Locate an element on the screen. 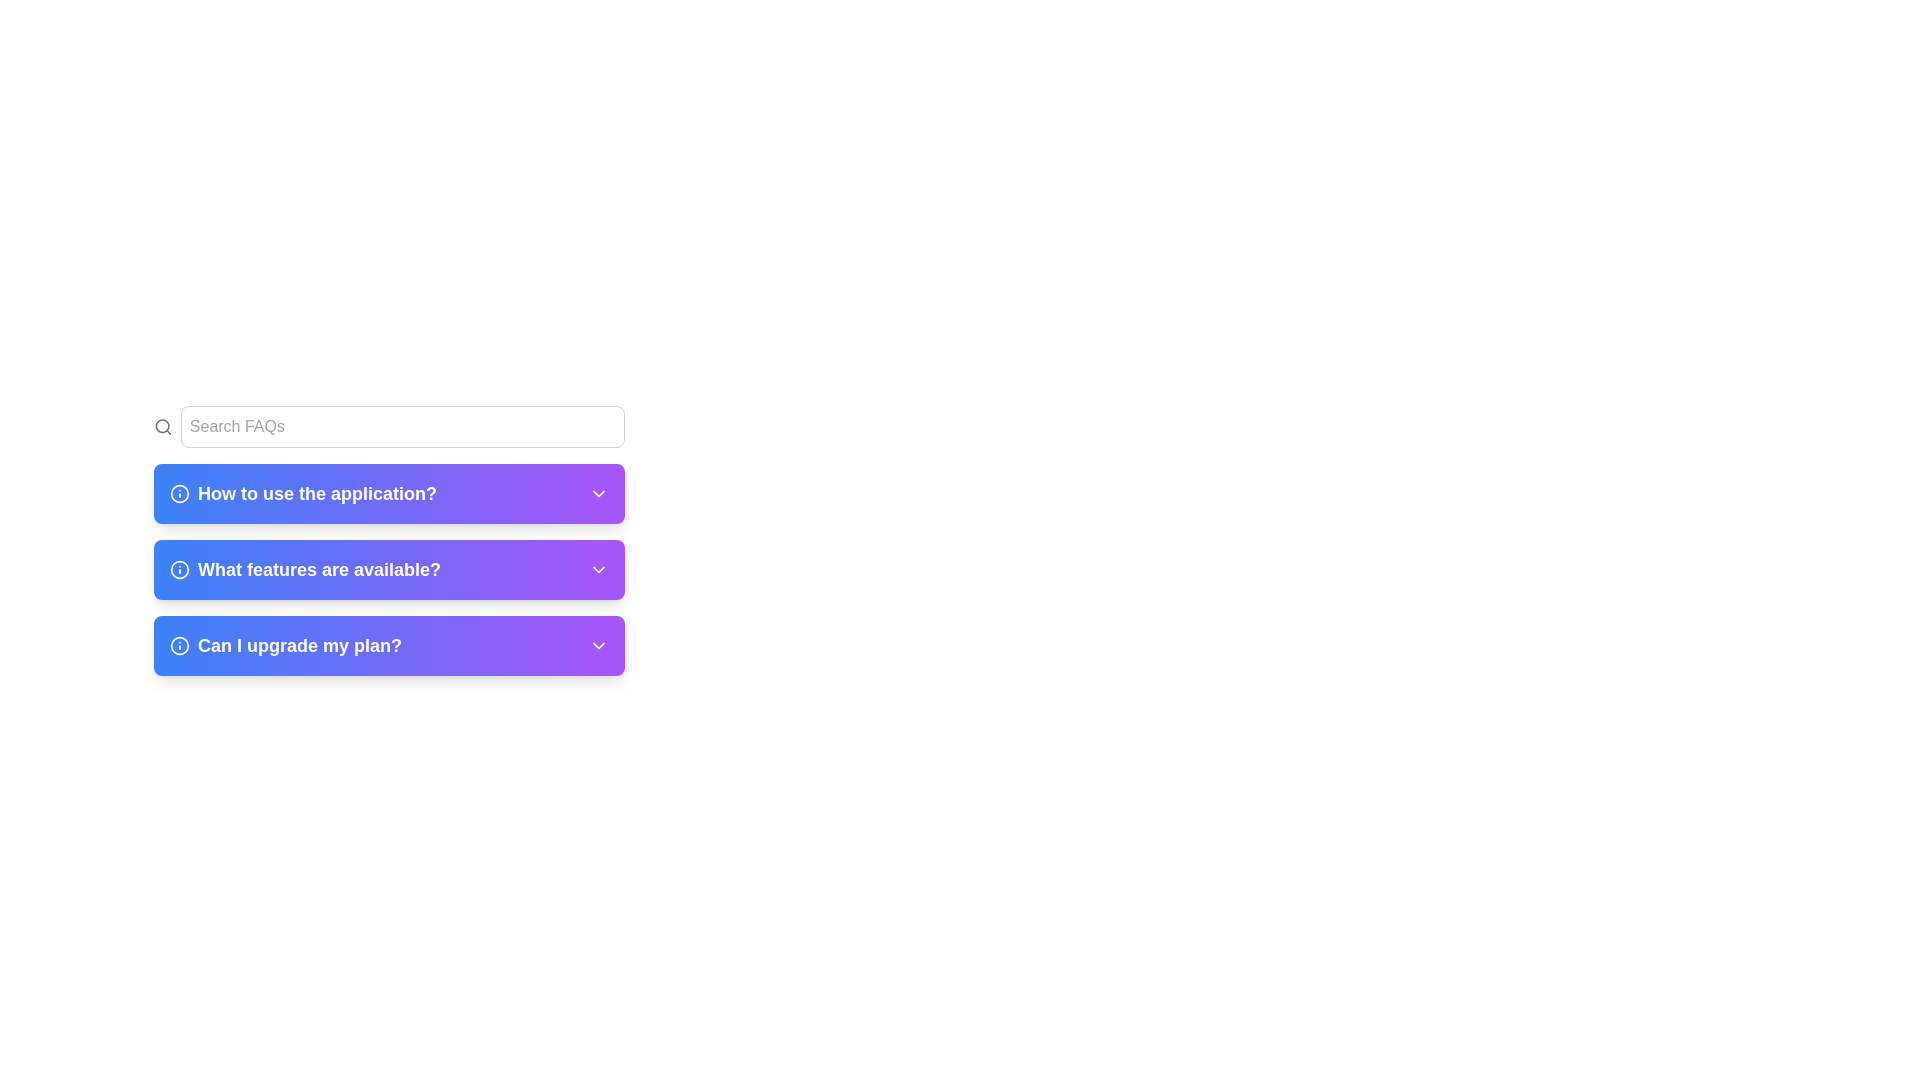  the Chevron-Down icon located on the far-right side of the 'Can I upgrade my plan?' section to receive visual feedback is located at coordinates (598, 645).